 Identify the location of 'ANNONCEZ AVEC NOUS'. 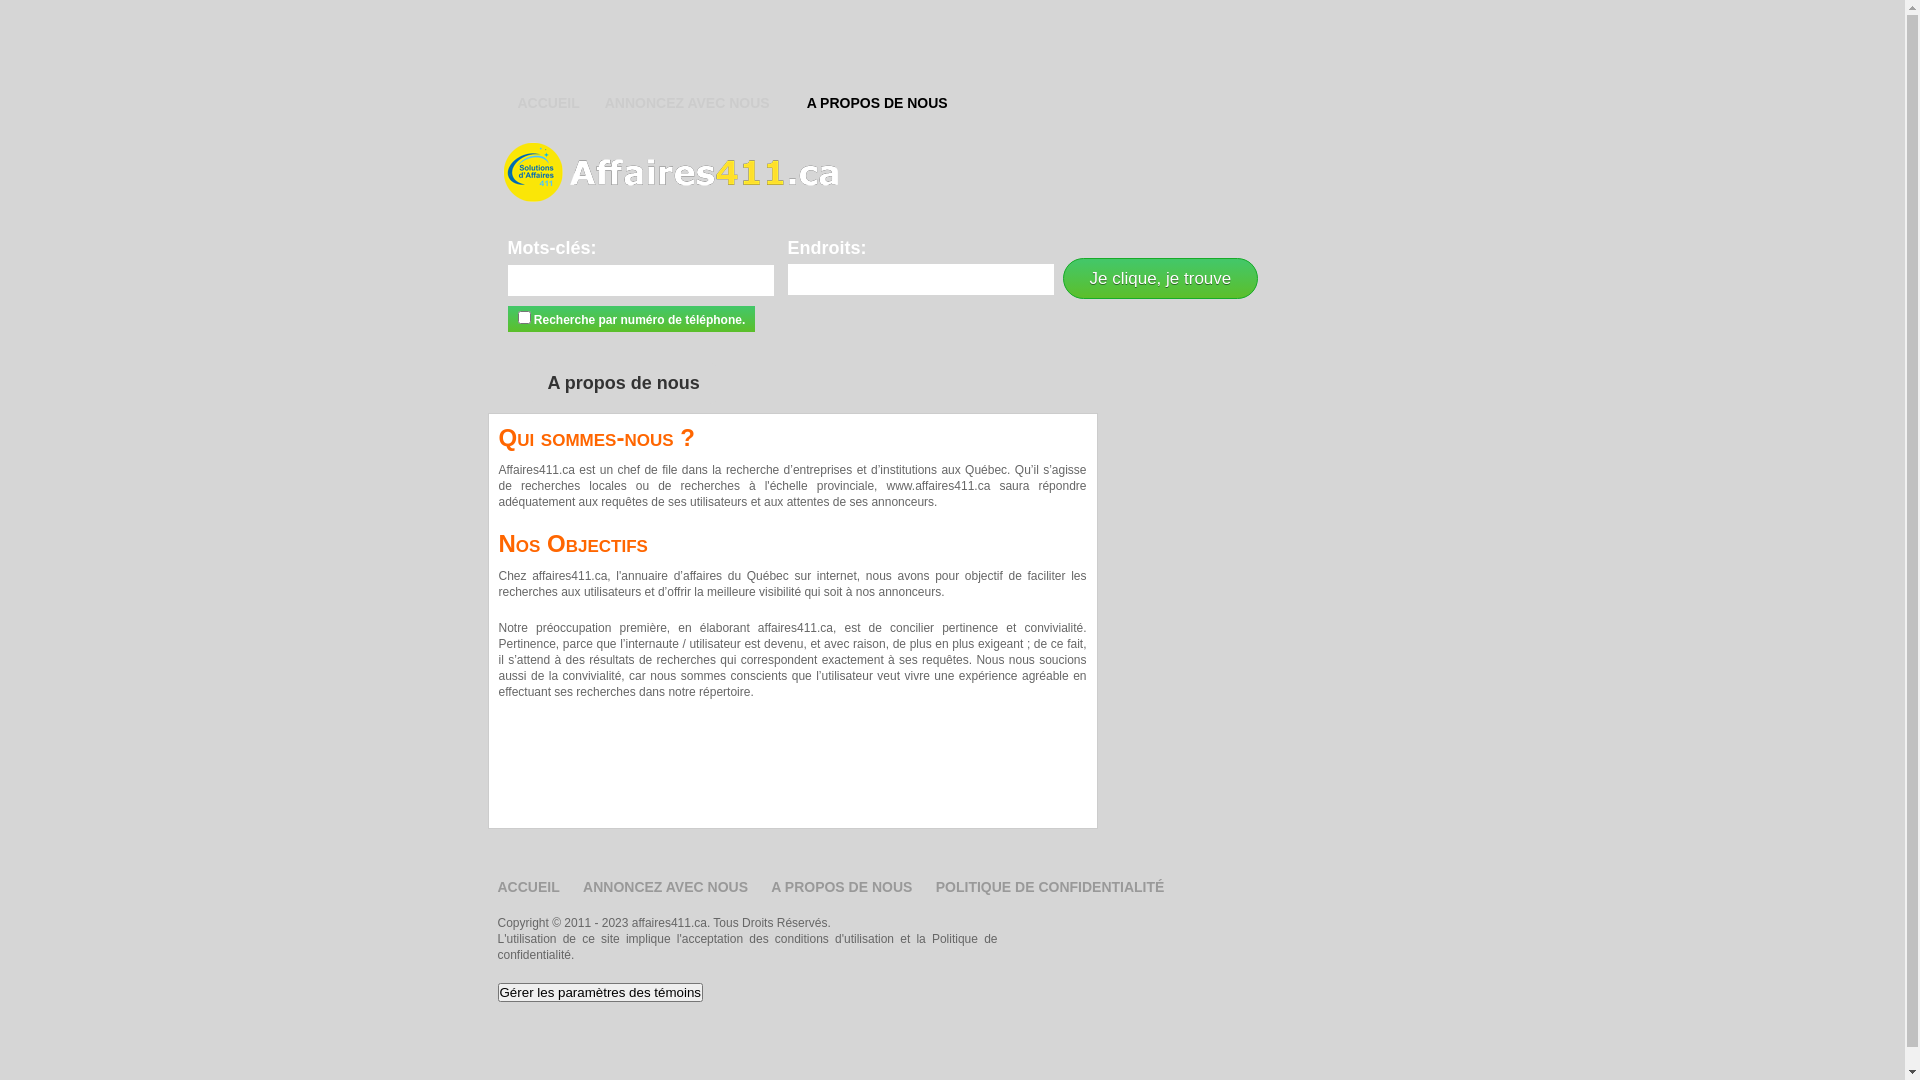
(603, 104).